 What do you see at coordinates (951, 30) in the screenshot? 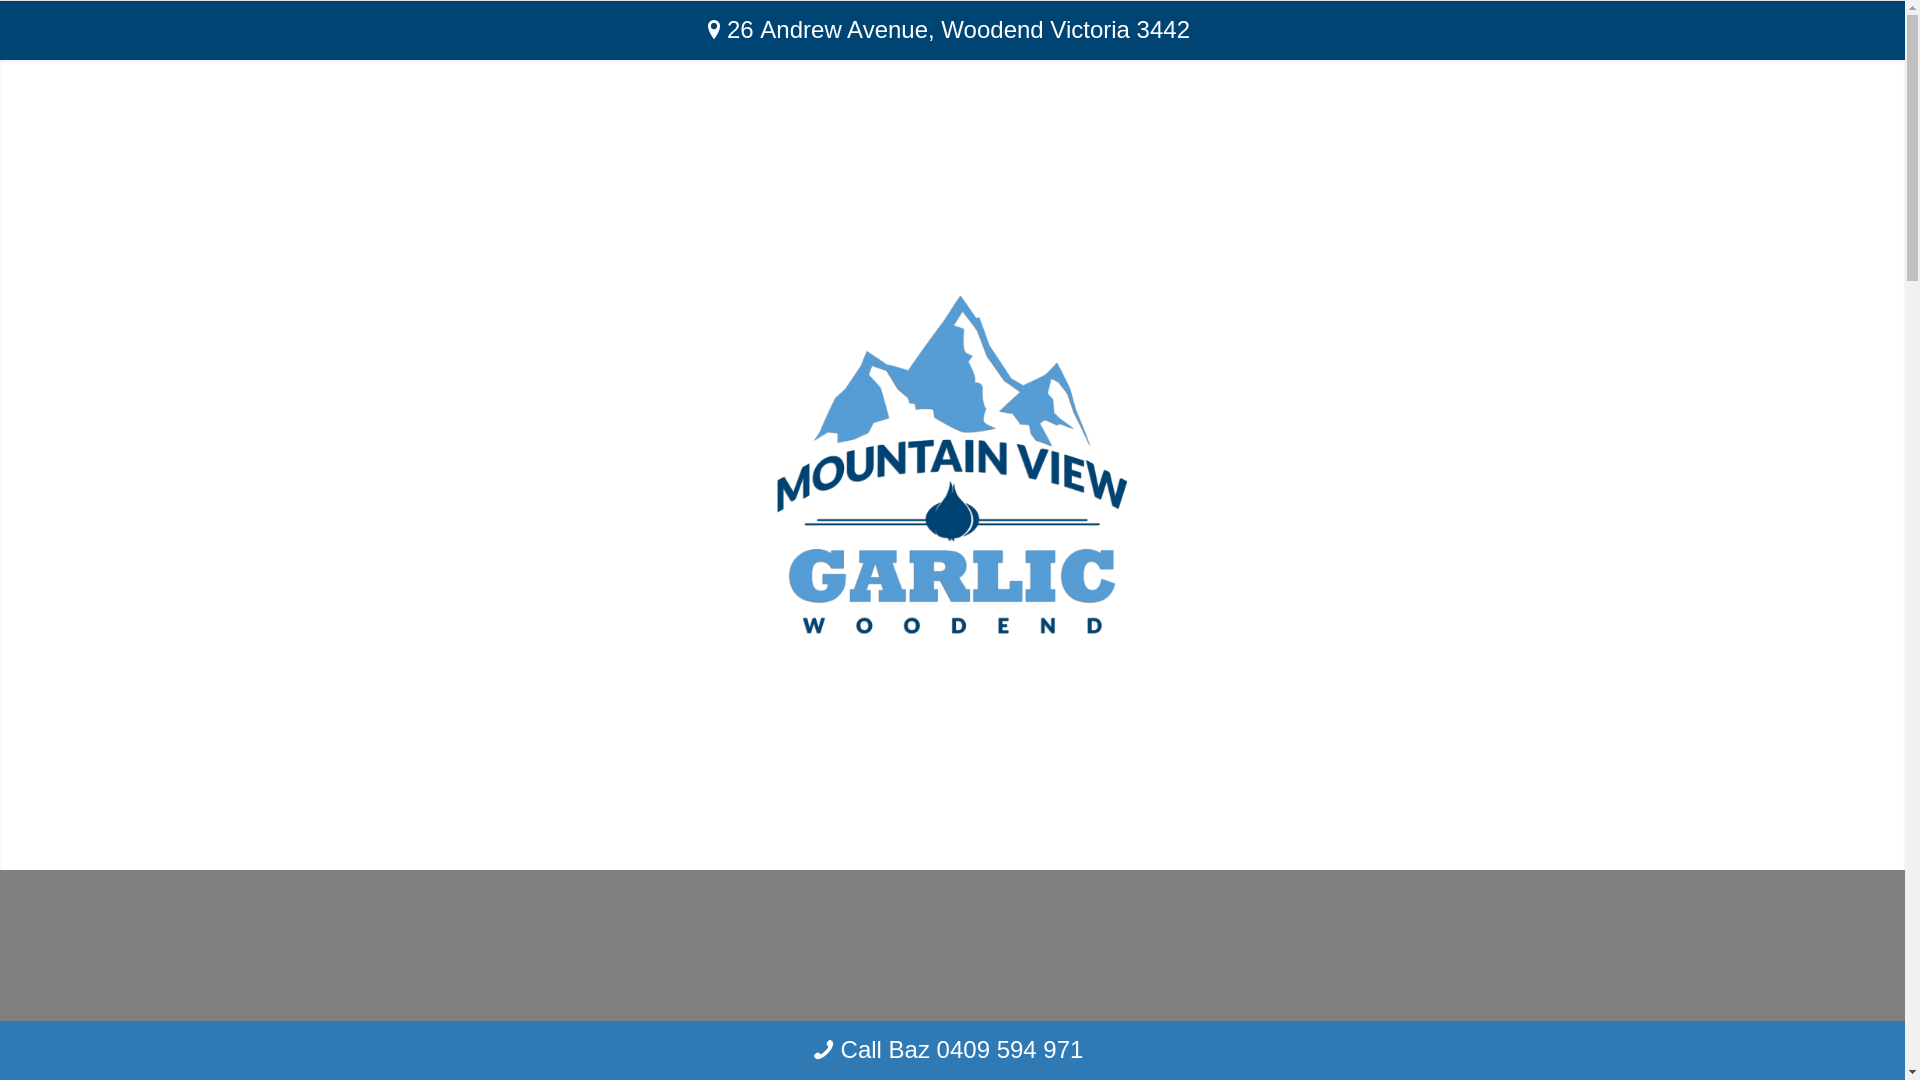
I see `'26 Andrew Avenue, Woodend Victoria 3442'` at bounding box center [951, 30].